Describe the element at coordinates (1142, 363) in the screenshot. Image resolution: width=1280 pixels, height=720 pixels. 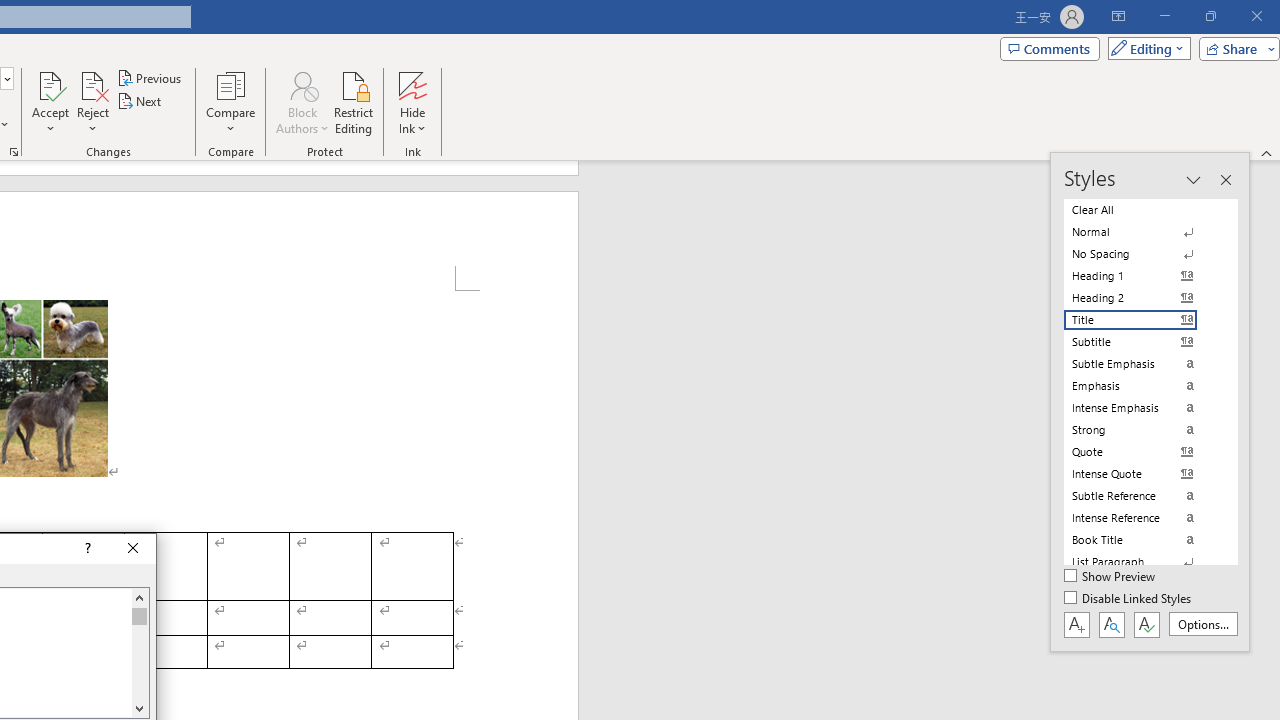
I see `'Subtle Emphasis'` at that location.